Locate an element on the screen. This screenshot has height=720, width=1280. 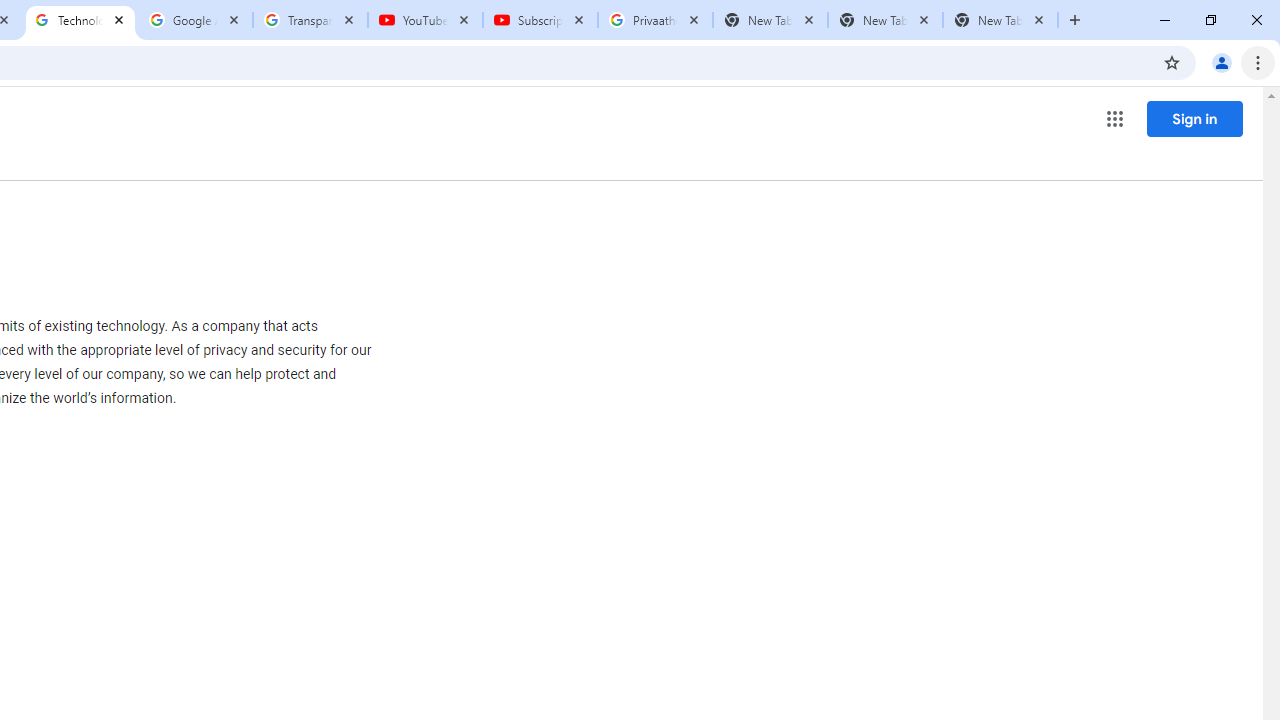
'New Tab' is located at coordinates (1000, 20).